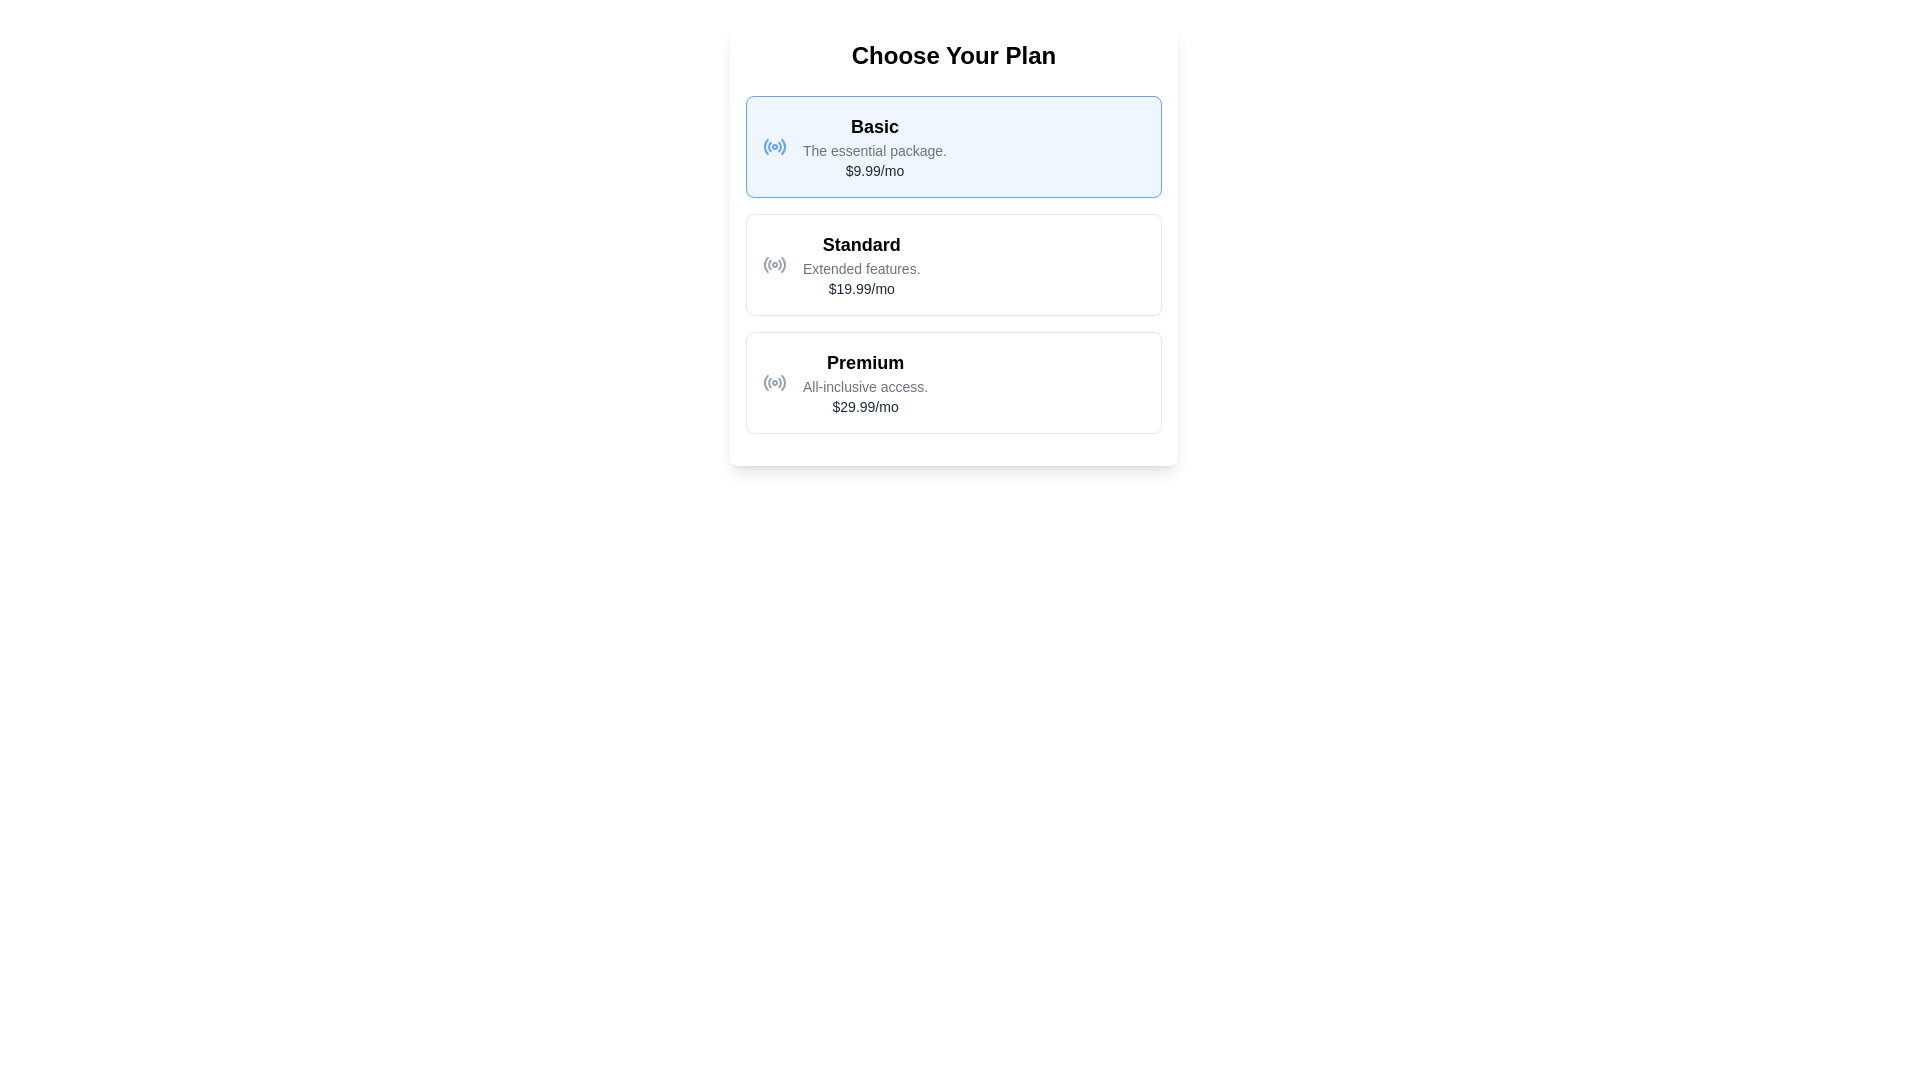 The width and height of the screenshot is (1920, 1080). What do you see at coordinates (773, 264) in the screenshot?
I see `the associated option of the radio button located within the 'Standard' section, to the left of the text 'Extended features'` at bounding box center [773, 264].